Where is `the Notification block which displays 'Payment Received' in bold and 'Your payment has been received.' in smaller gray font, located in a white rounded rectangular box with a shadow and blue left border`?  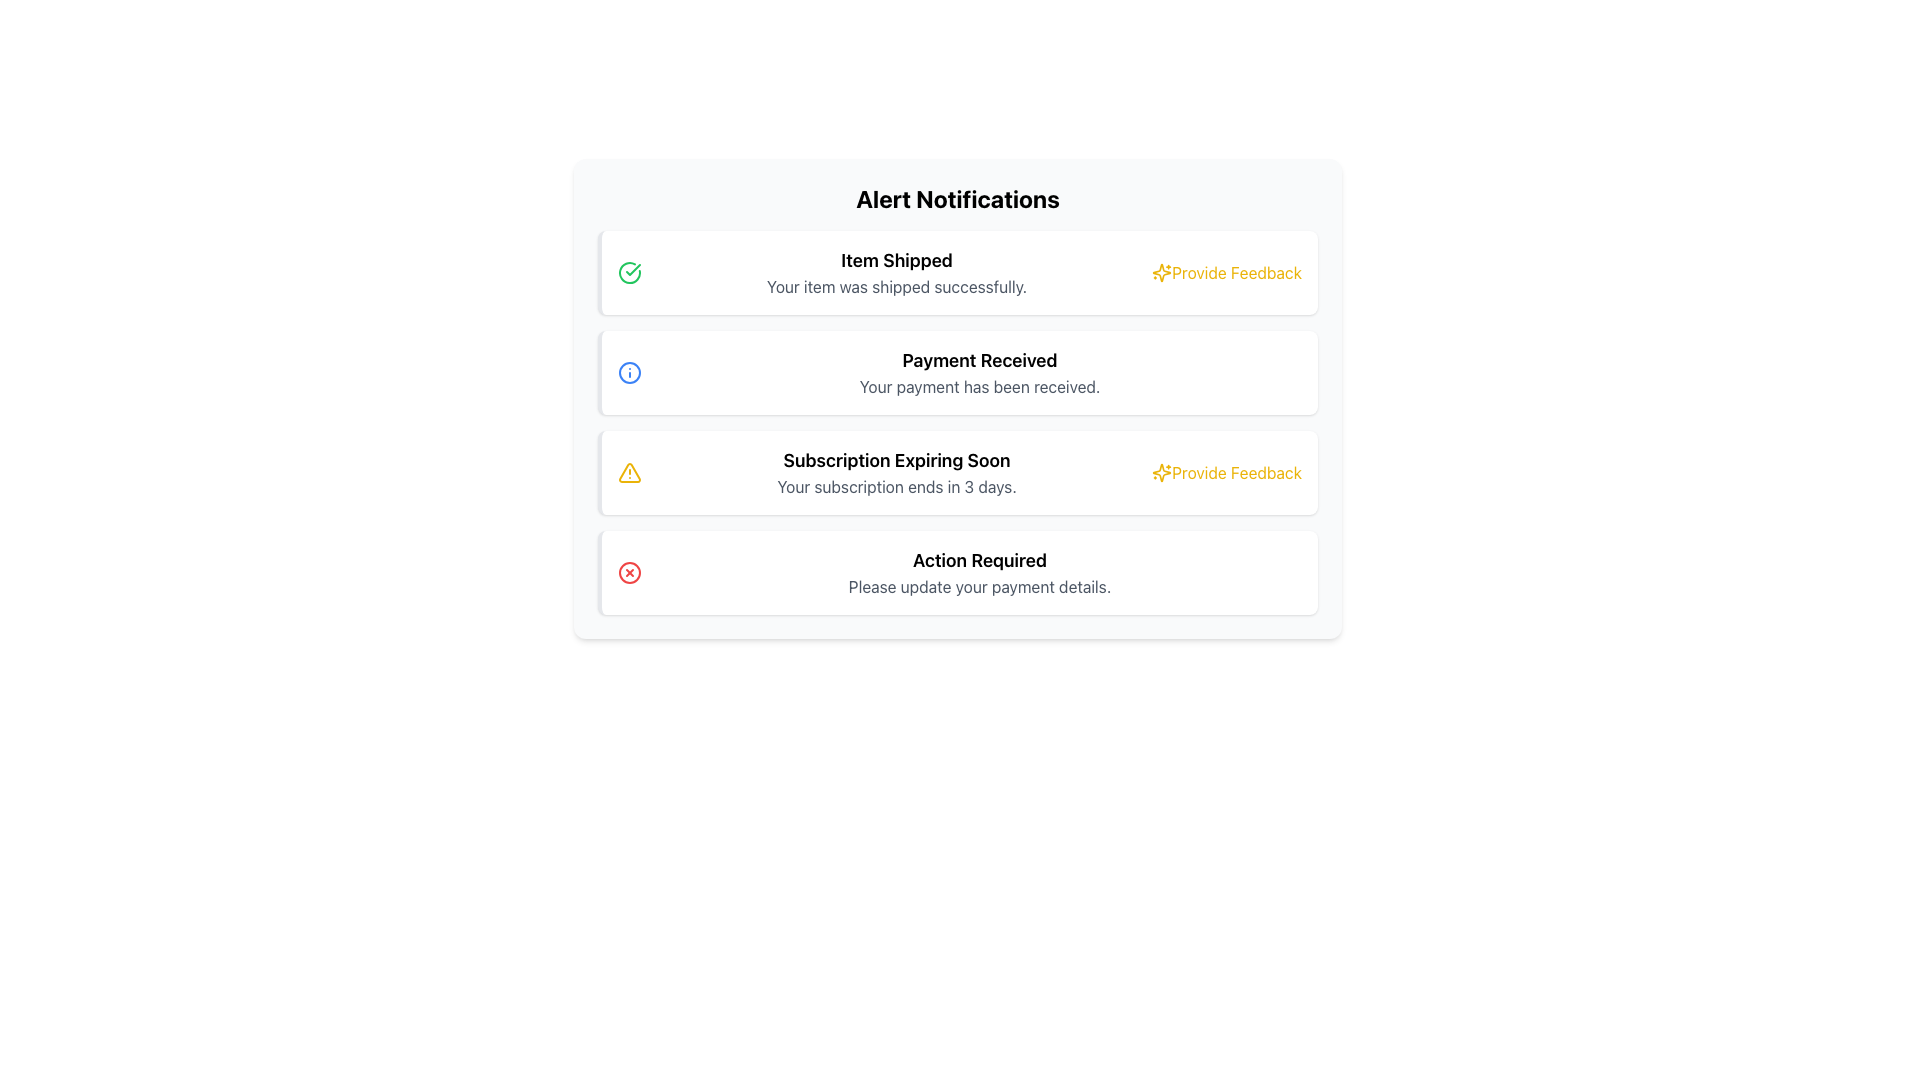
the Notification block which displays 'Payment Received' in bold and 'Your payment has been received.' in smaller gray font, located in a white rounded rectangular box with a shadow and blue left border is located at coordinates (979, 373).